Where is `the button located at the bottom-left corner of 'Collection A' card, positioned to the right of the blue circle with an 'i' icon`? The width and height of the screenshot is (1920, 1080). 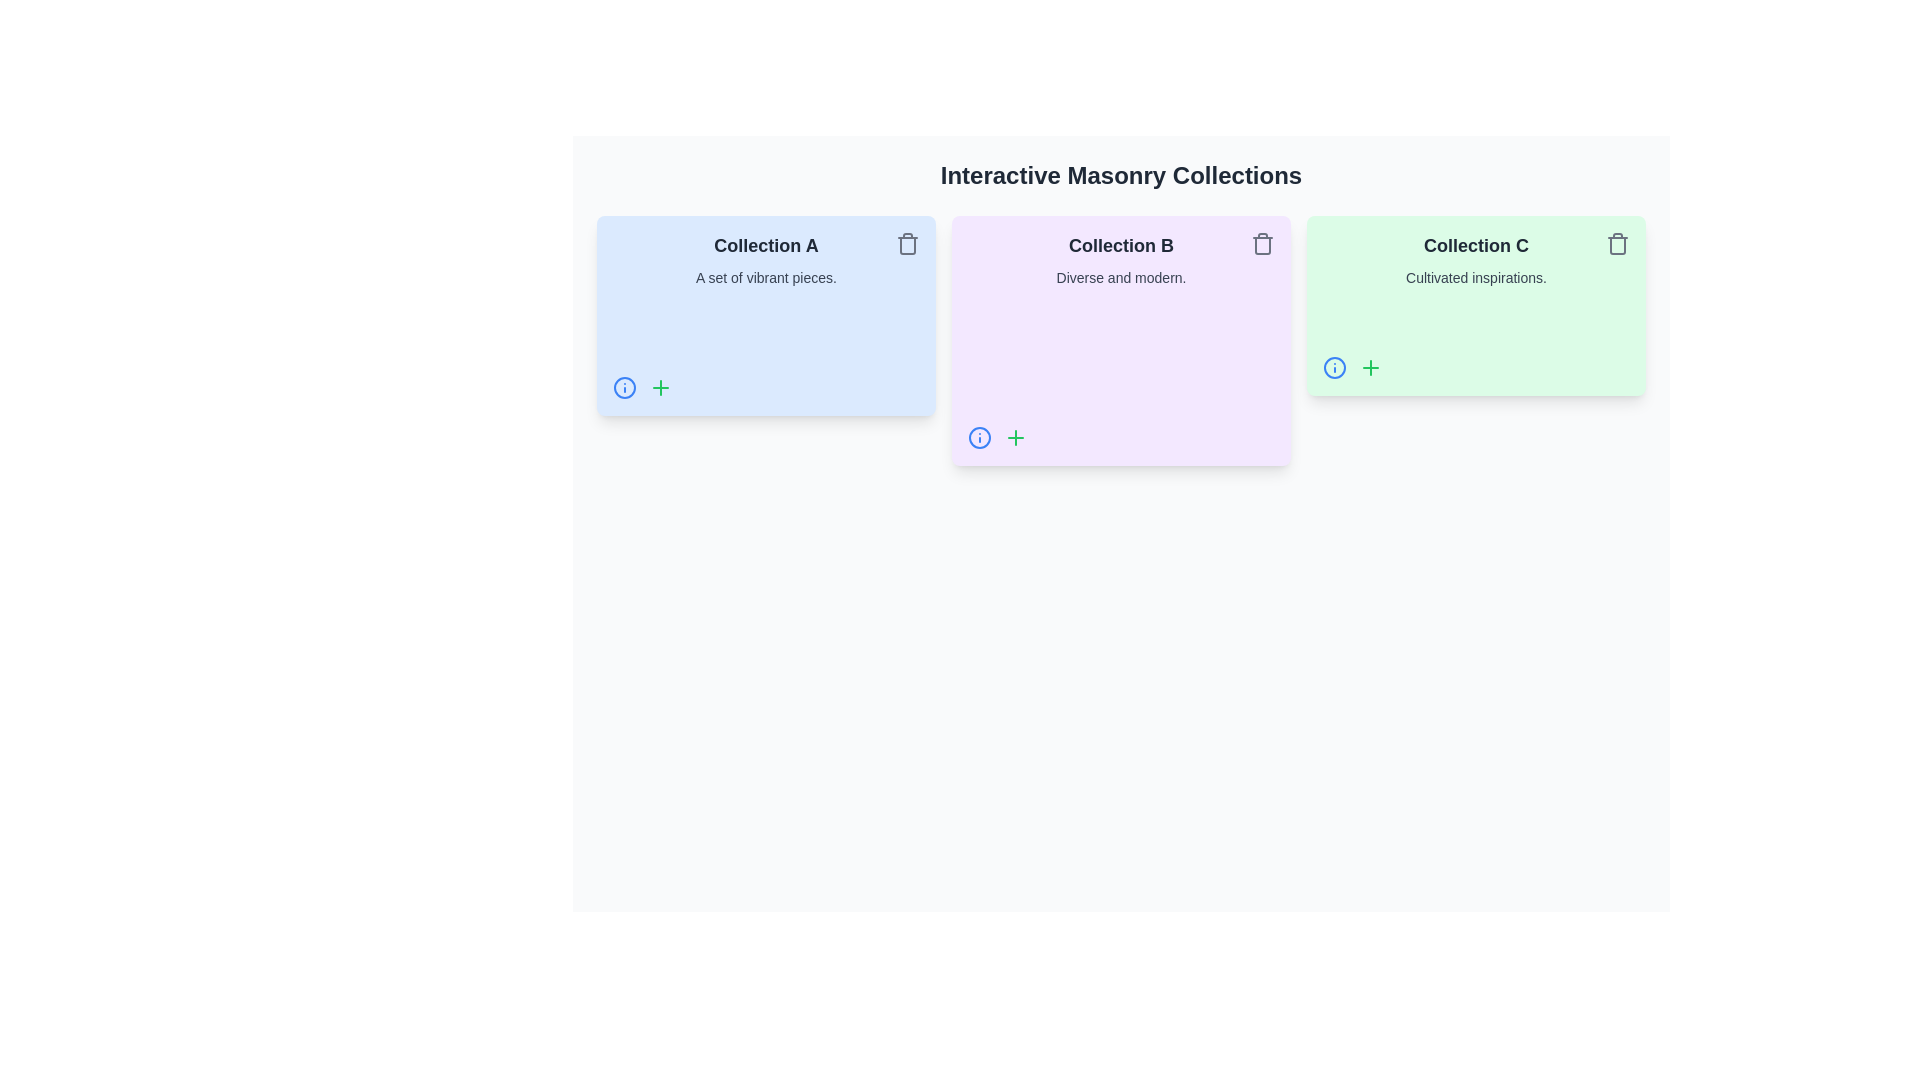 the button located at the bottom-left corner of 'Collection A' card, positioned to the right of the blue circle with an 'i' icon is located at coordinates (661, 388).